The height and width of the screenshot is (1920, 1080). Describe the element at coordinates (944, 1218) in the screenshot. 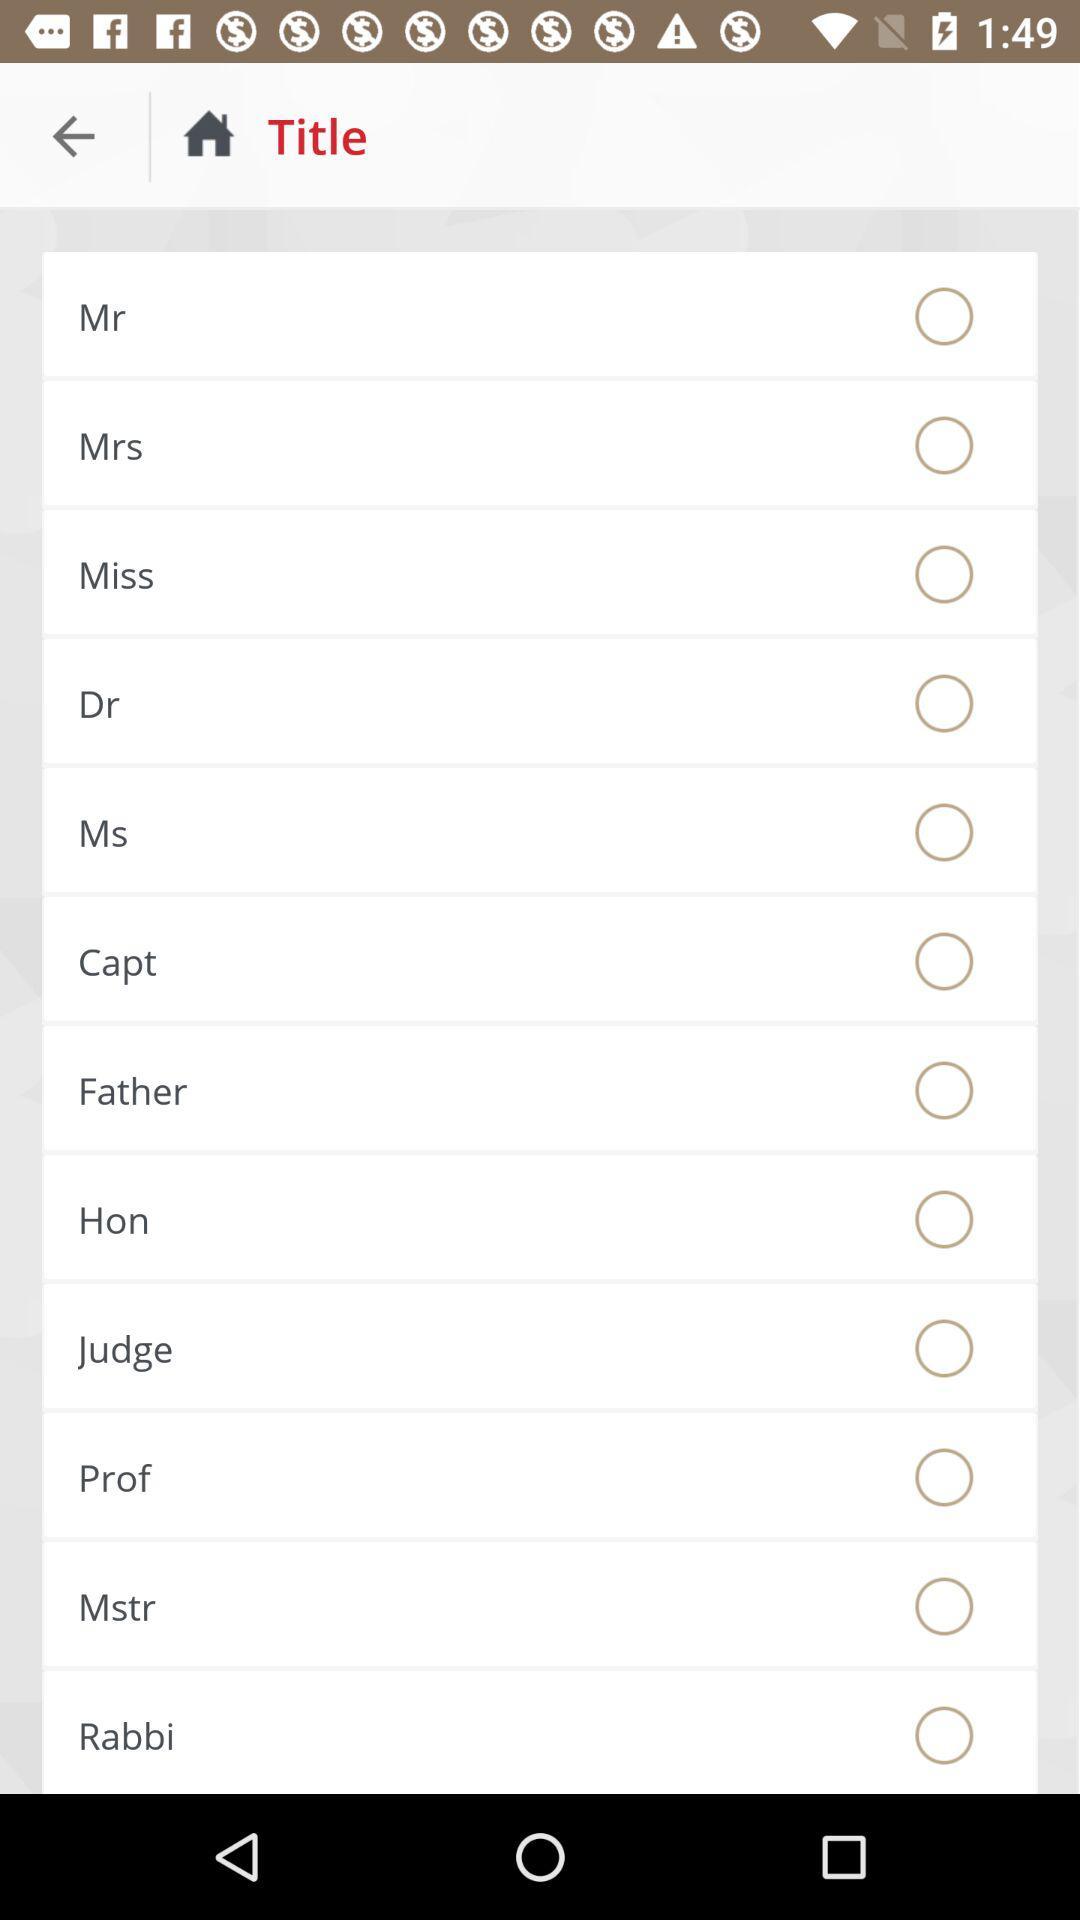

I see `hon title` at that location.